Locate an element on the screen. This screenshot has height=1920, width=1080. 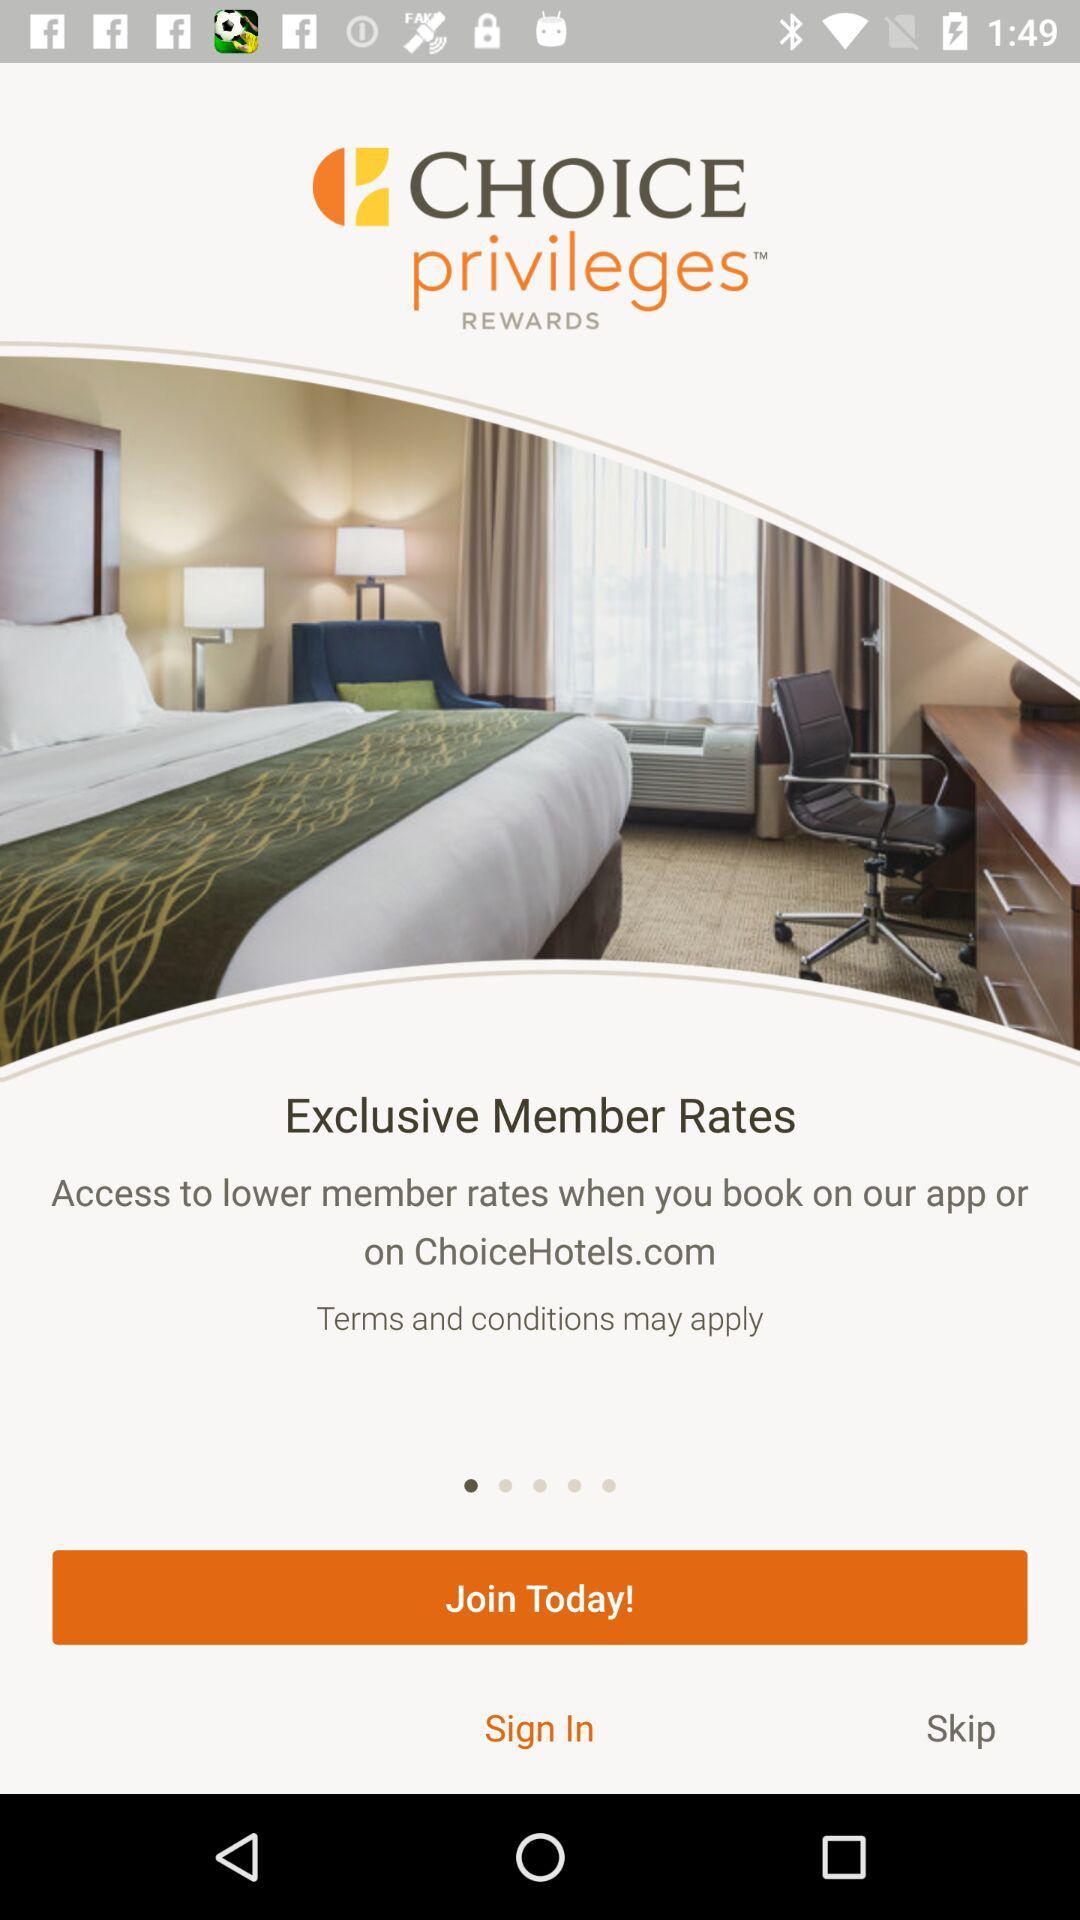
the icon next to skip is located at coordinates (538, 1726).